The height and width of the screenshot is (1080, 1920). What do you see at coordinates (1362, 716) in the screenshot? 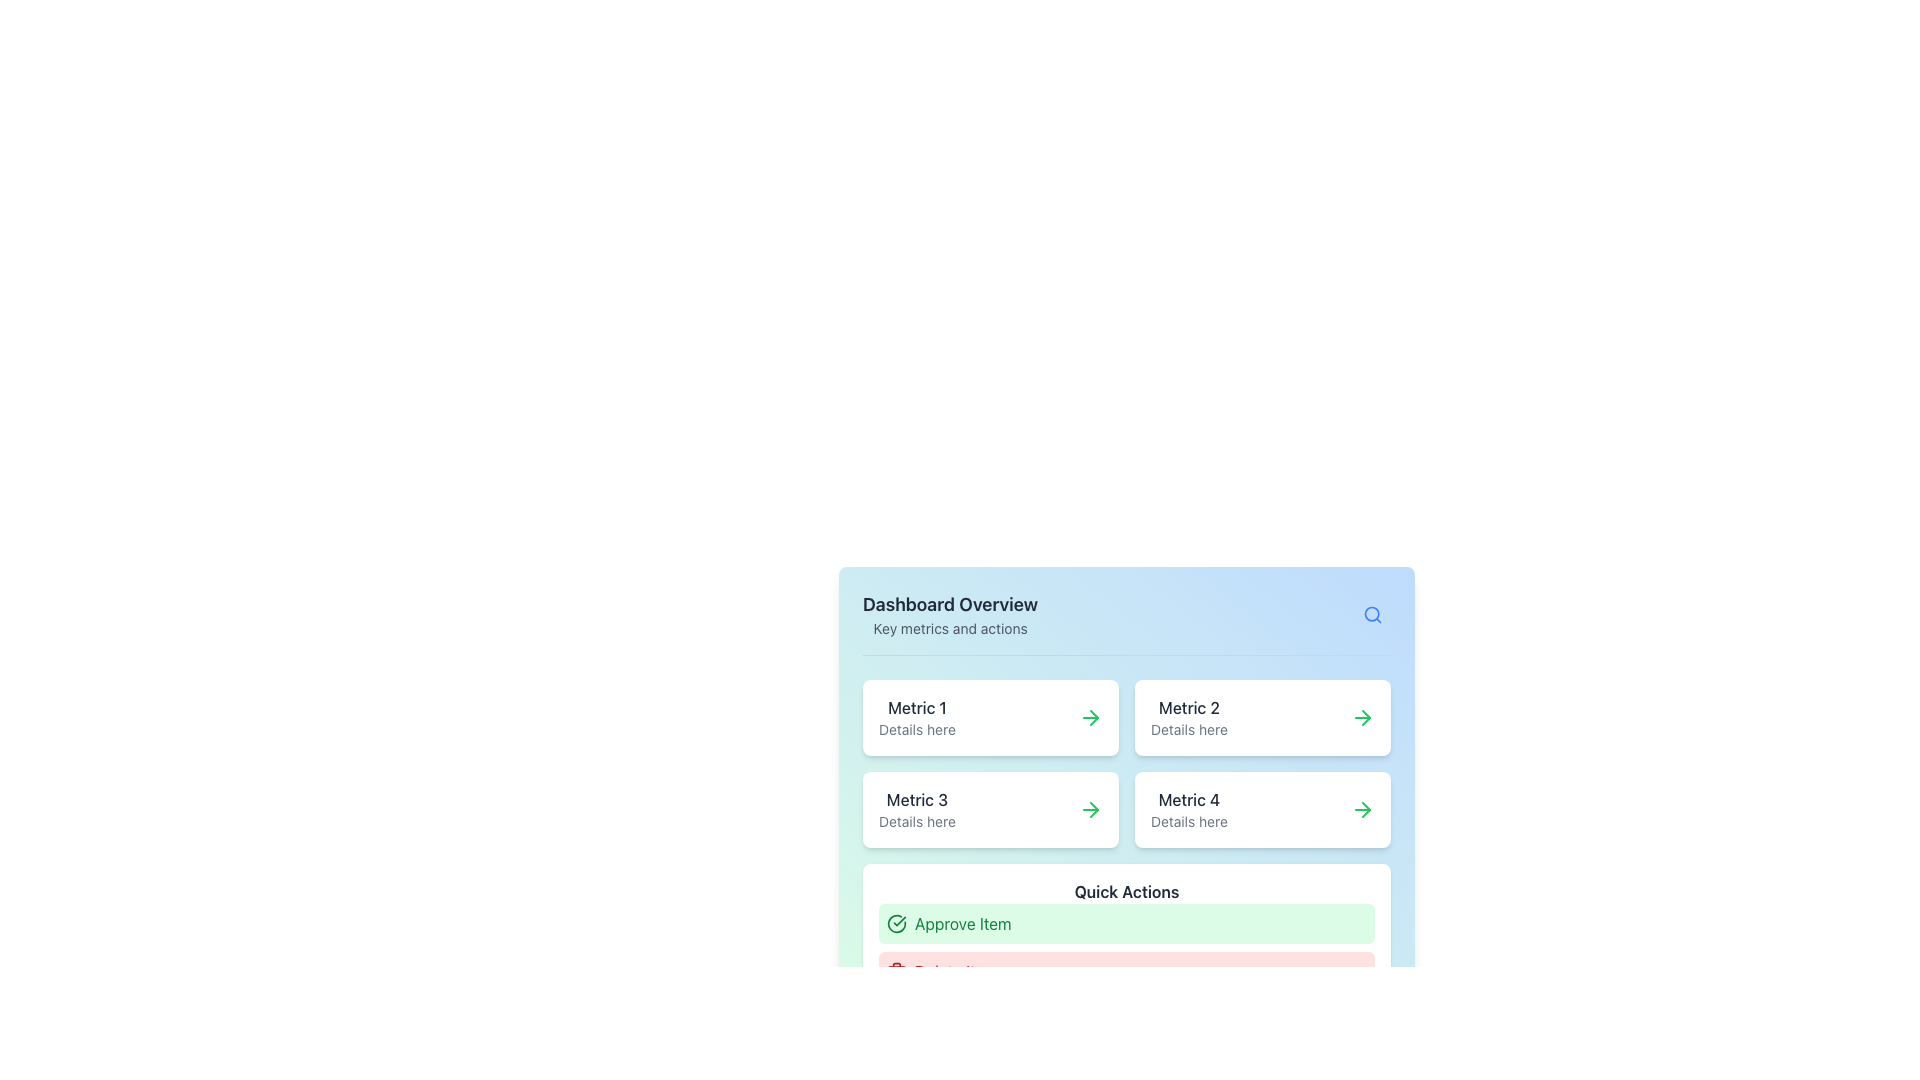
I see `the green arrow icon pointing to the right located within the card labeled 'Metric 2'` at bounding box center [1362, 716].